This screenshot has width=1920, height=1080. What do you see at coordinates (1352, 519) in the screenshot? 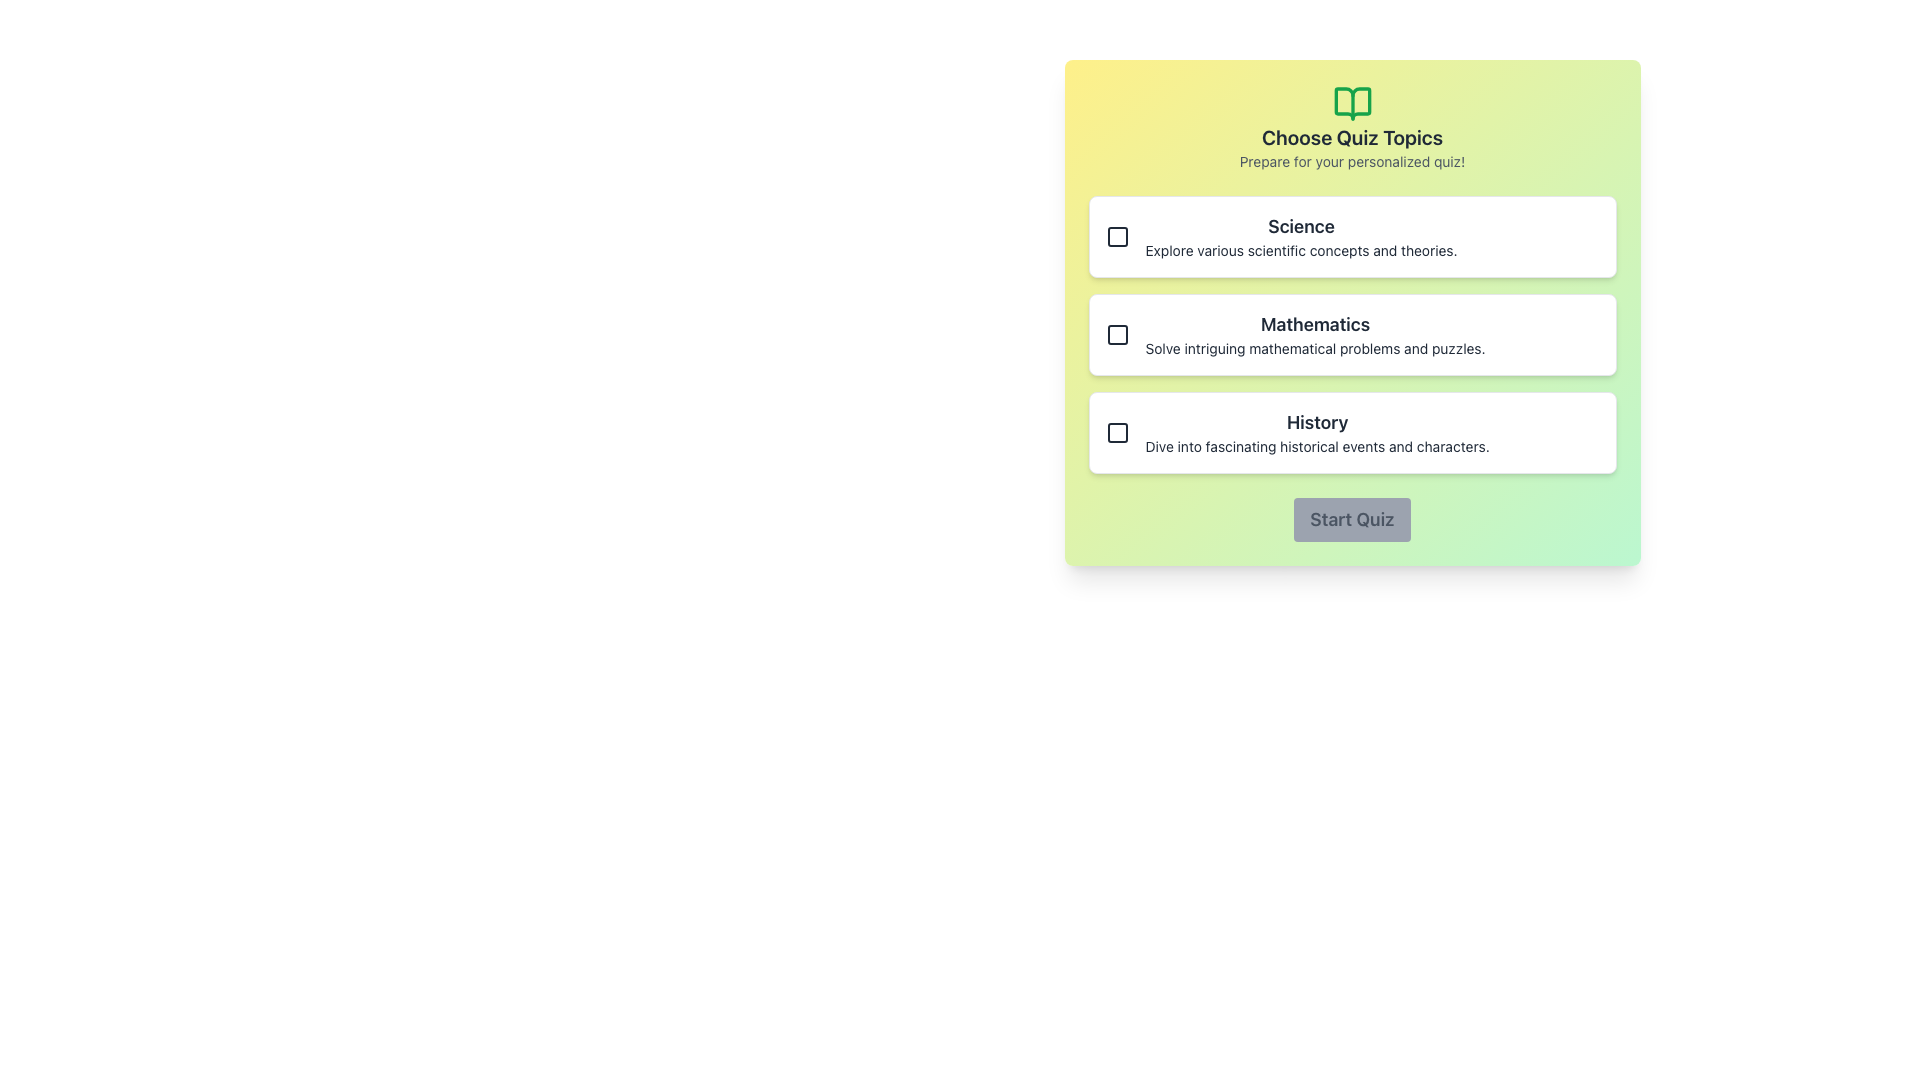
I see `the submit button located at the bottom center of the 'Choose Quiz Topics' panel` at bounding box center [1352, 519].